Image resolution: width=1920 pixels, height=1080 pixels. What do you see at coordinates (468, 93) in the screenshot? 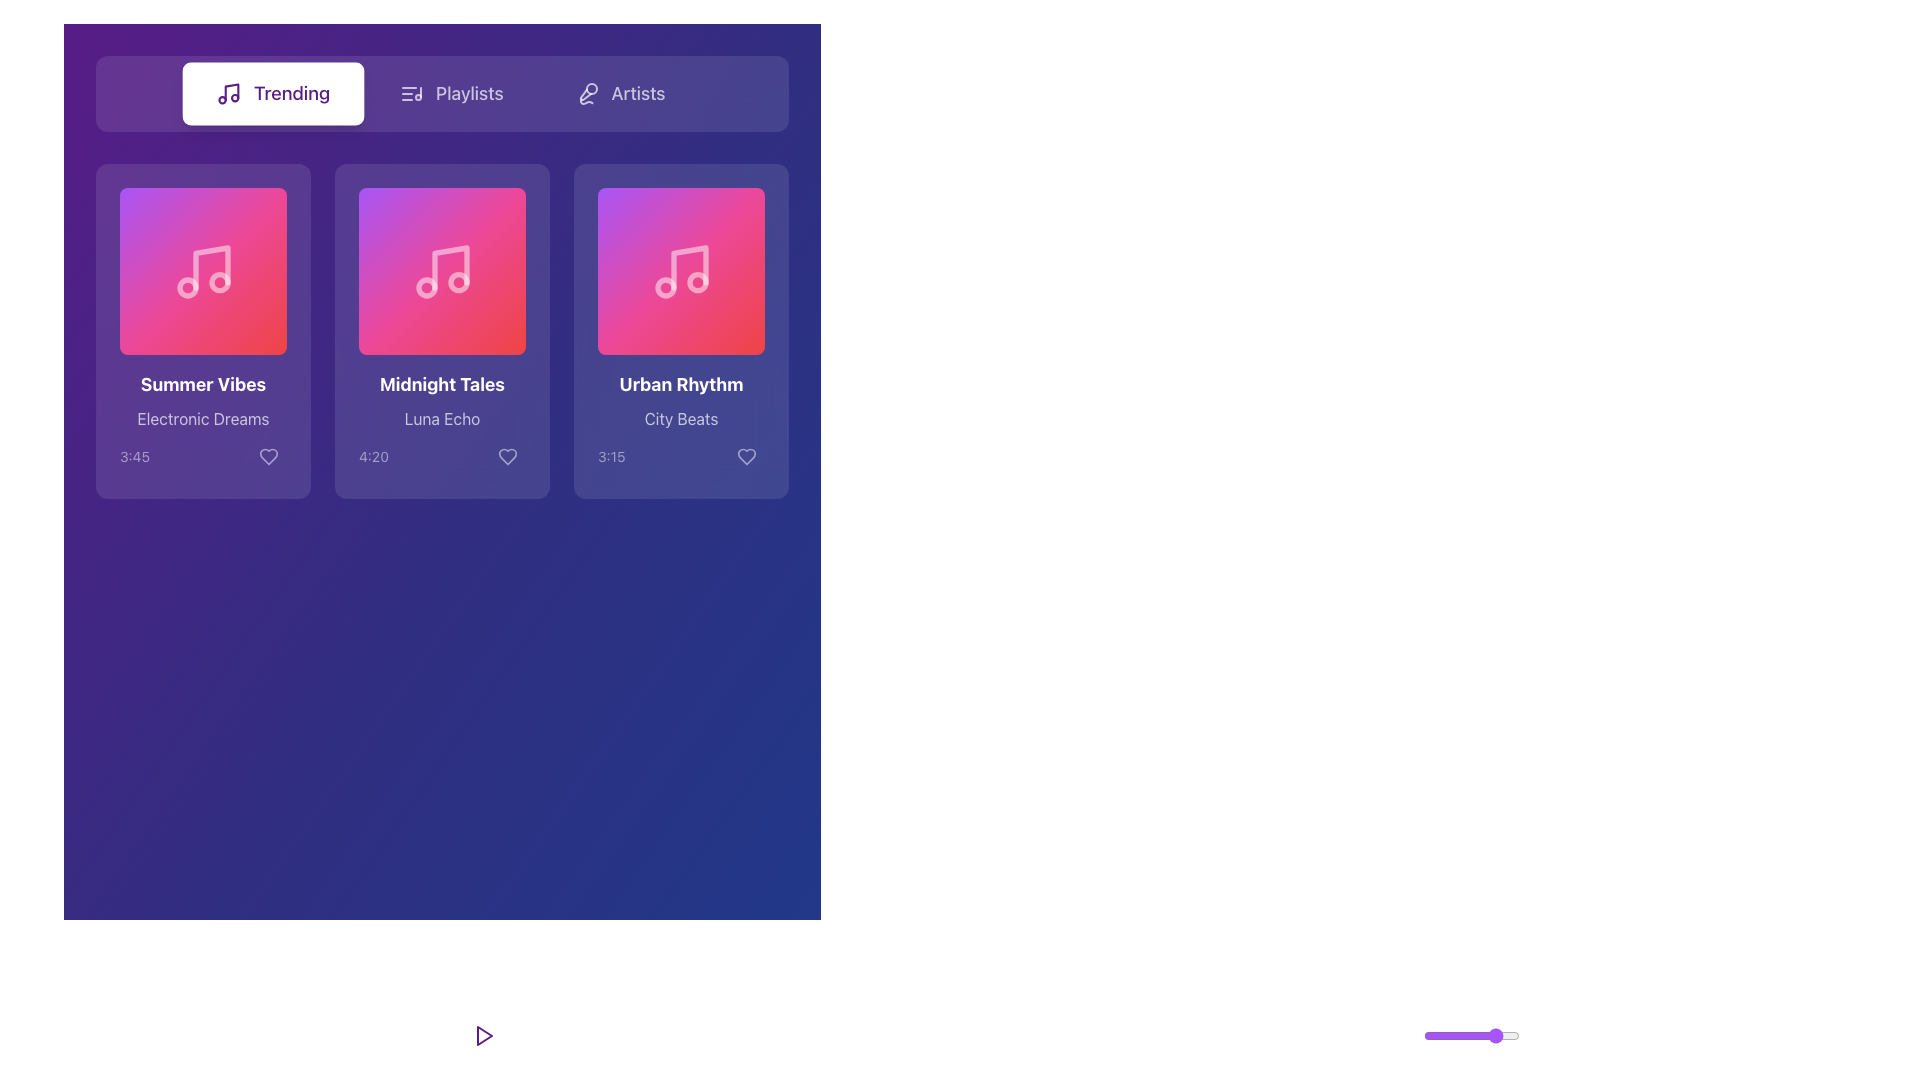
I see `the 'Playlists' text label in the navigation bar` at bounding box center [468, 93].